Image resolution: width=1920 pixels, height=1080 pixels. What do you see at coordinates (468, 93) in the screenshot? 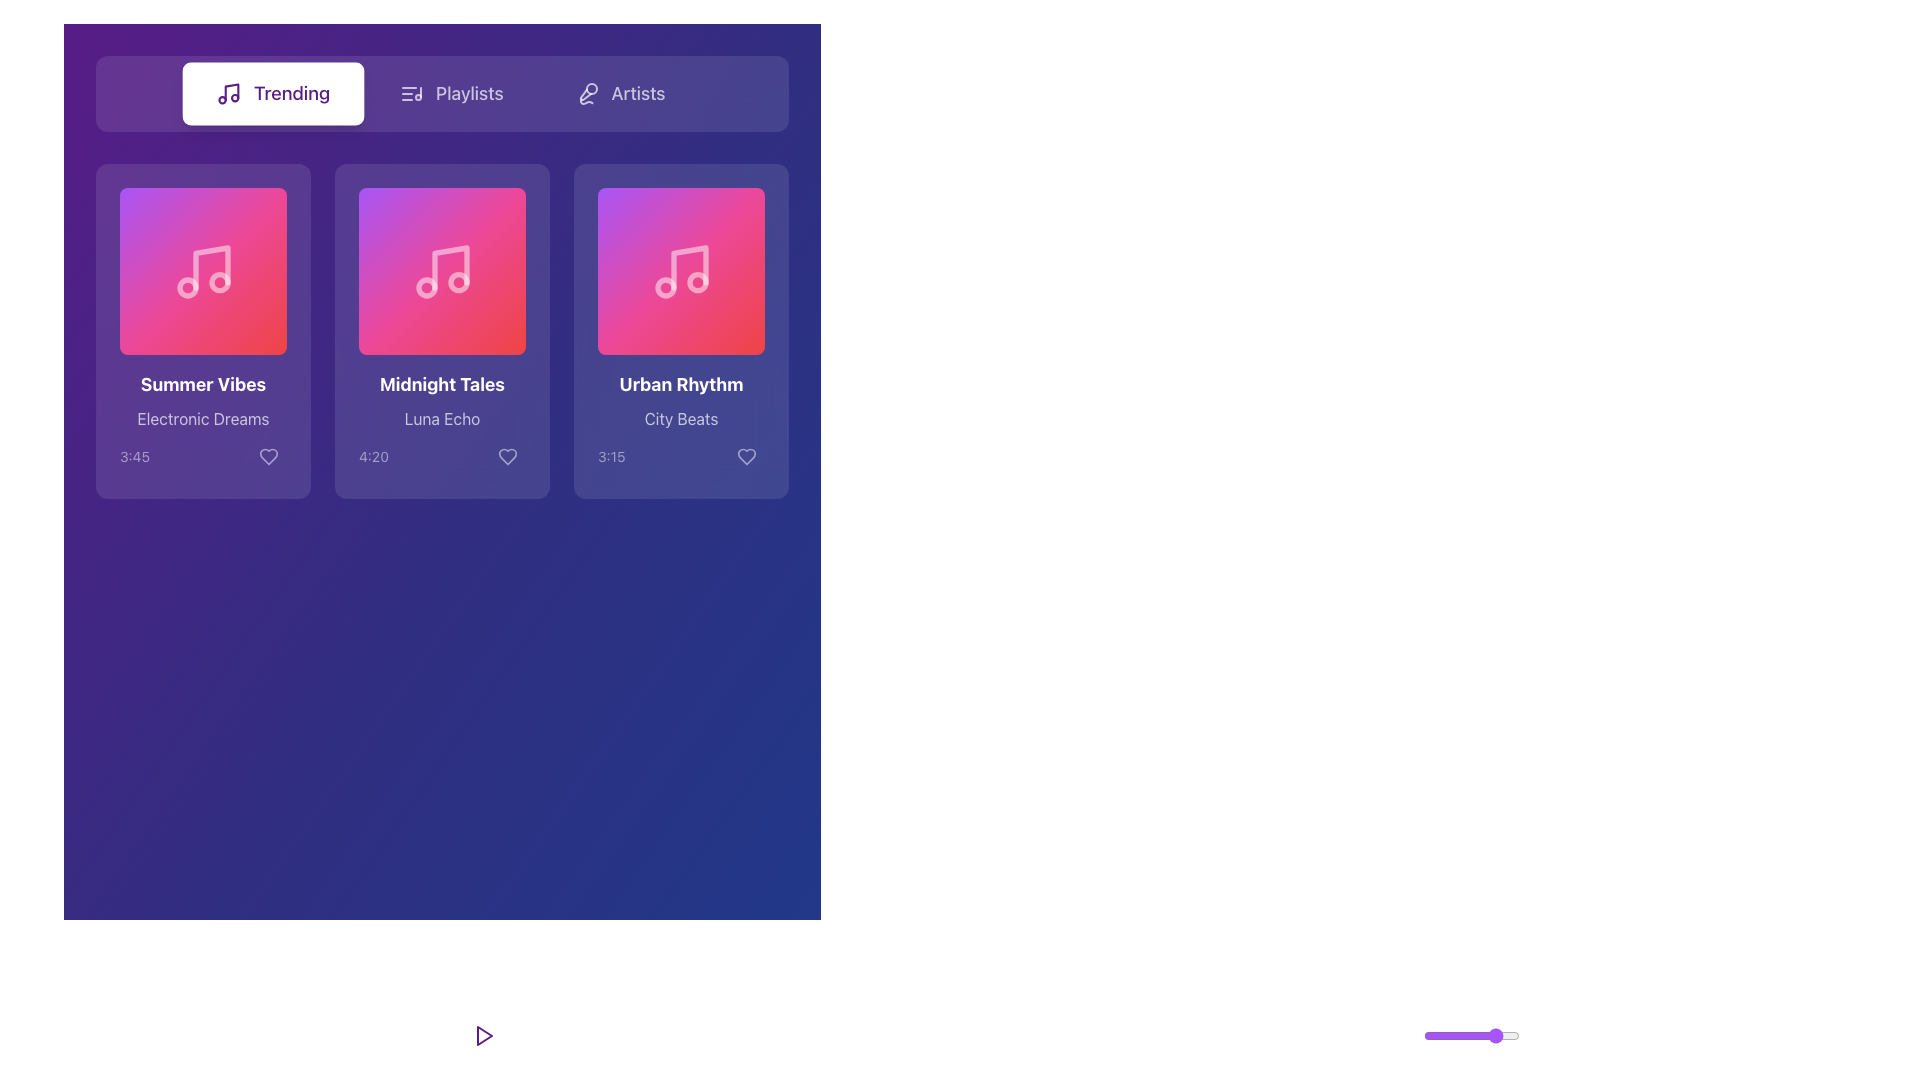
I see `the 'Playlists' text label in the navigation bar` at bounding box center [468, 93].